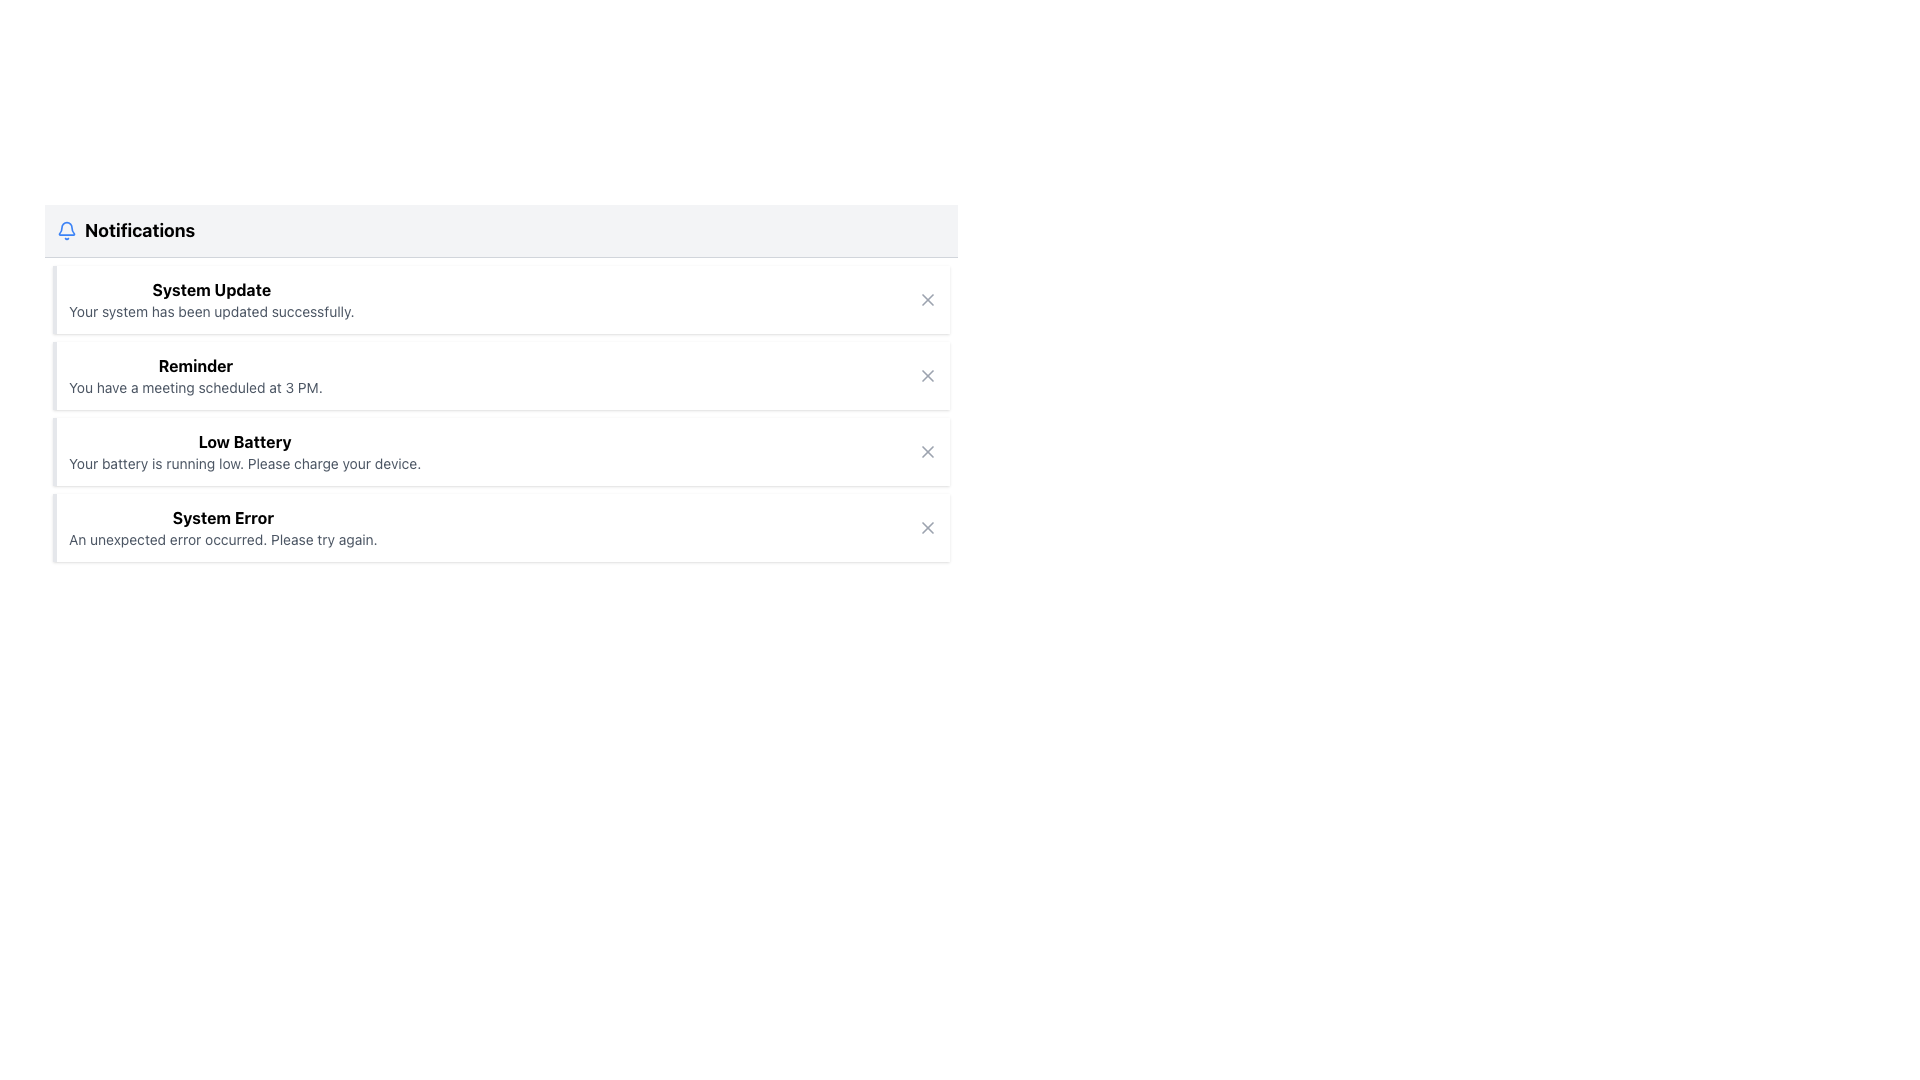 The image size is (1920, 1080). What do you see at coordinates (195, 388) in the screenshot?
I see `the notification message text located below the 'Reminder' bold text in the notifications section to possibly trigger a tooltip` at bounding box center [195, 388].